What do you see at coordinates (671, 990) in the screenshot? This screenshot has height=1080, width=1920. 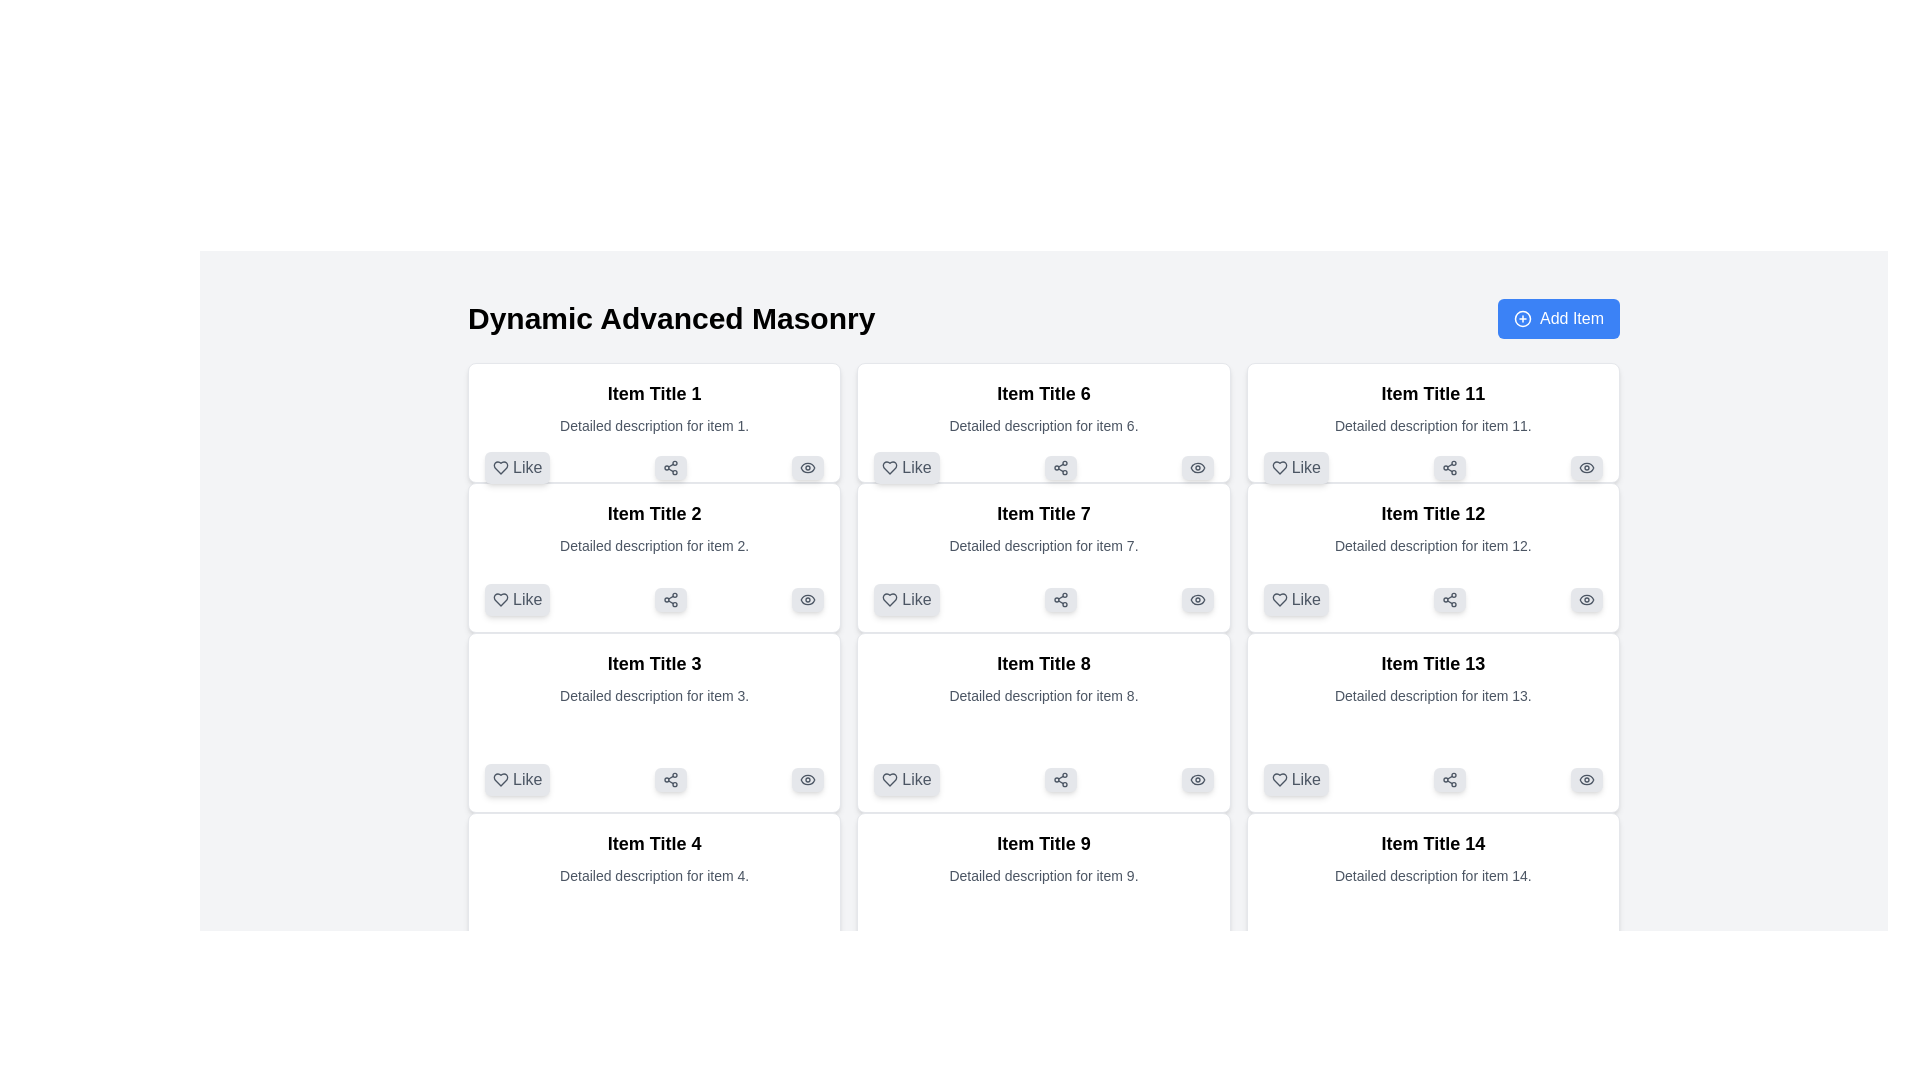 I see `the 'Share' button located as the second button to the right of the 'Like' button in the row of buttons under the item card to share the associated item` at bounding box center [671, 990].